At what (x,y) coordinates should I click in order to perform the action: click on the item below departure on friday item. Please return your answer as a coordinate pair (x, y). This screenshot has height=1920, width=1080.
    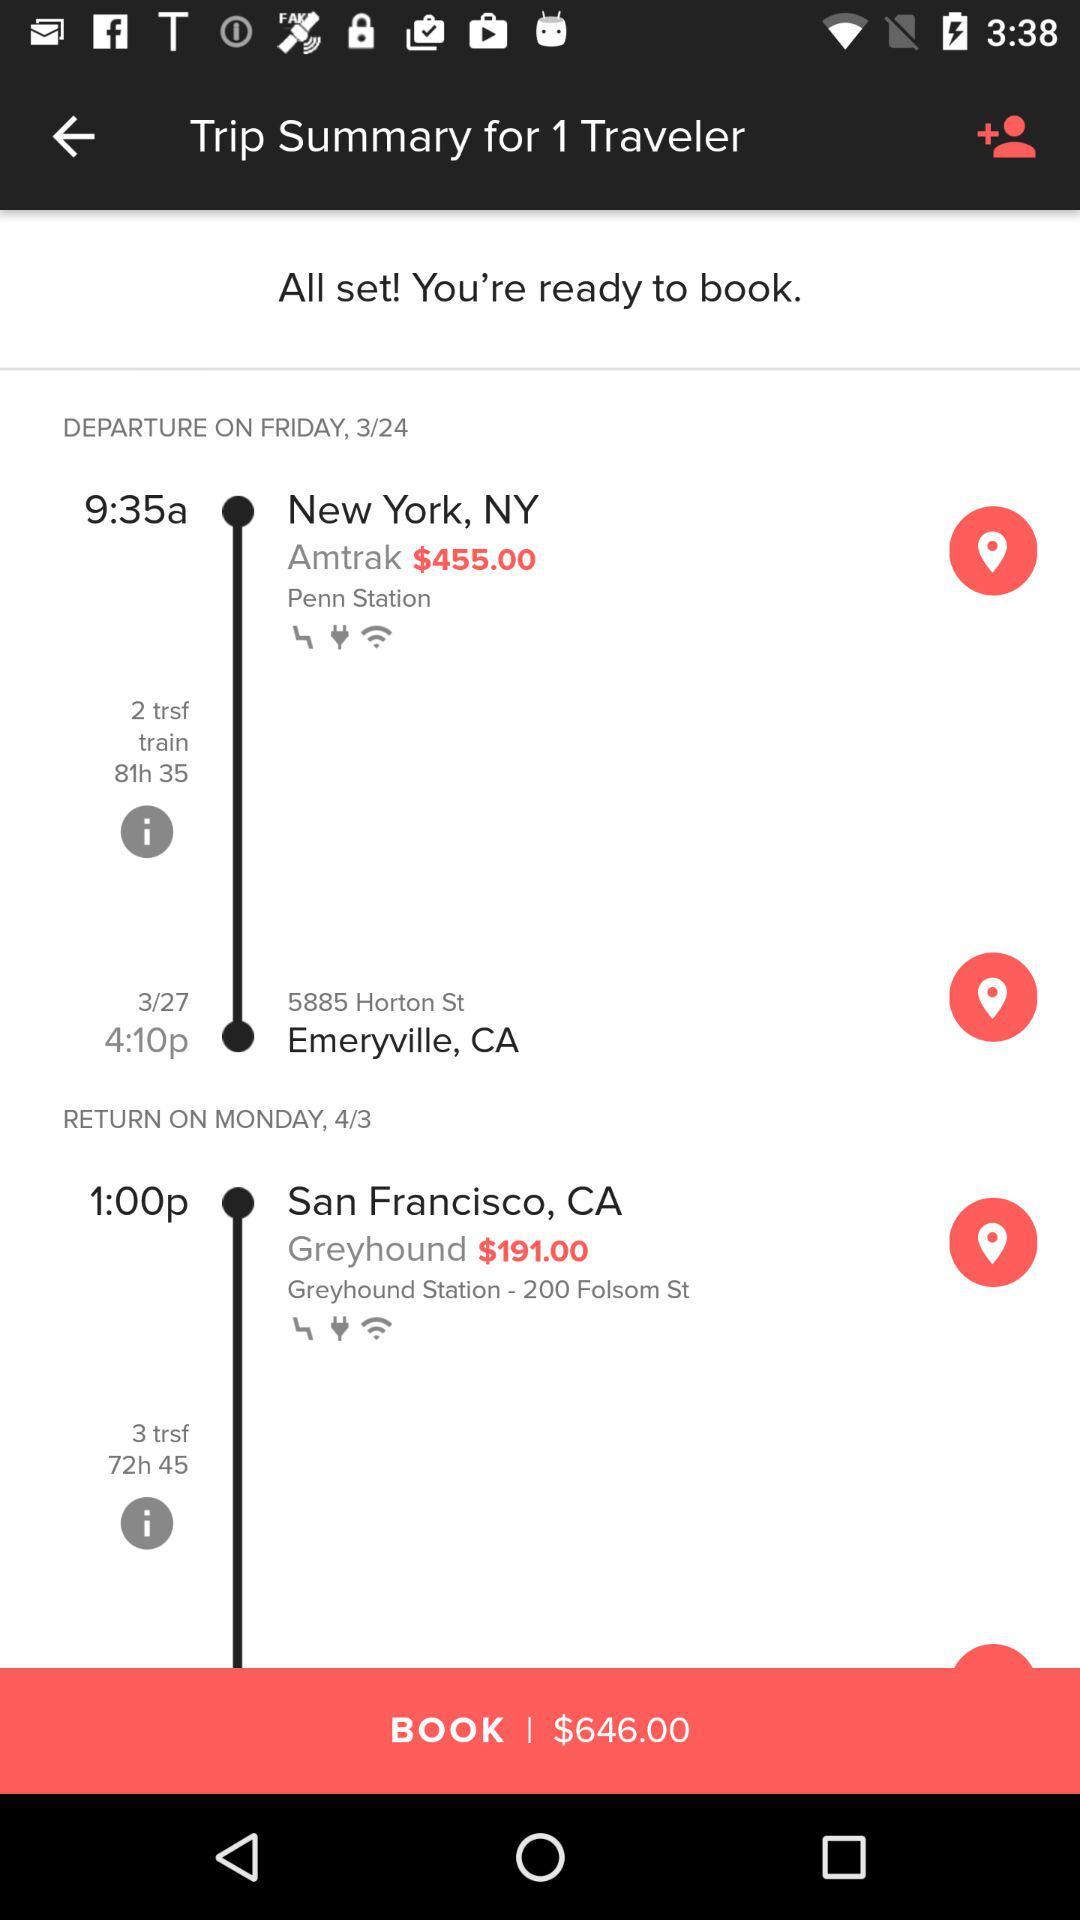
    Looking at the image, I should click on (135, 510).